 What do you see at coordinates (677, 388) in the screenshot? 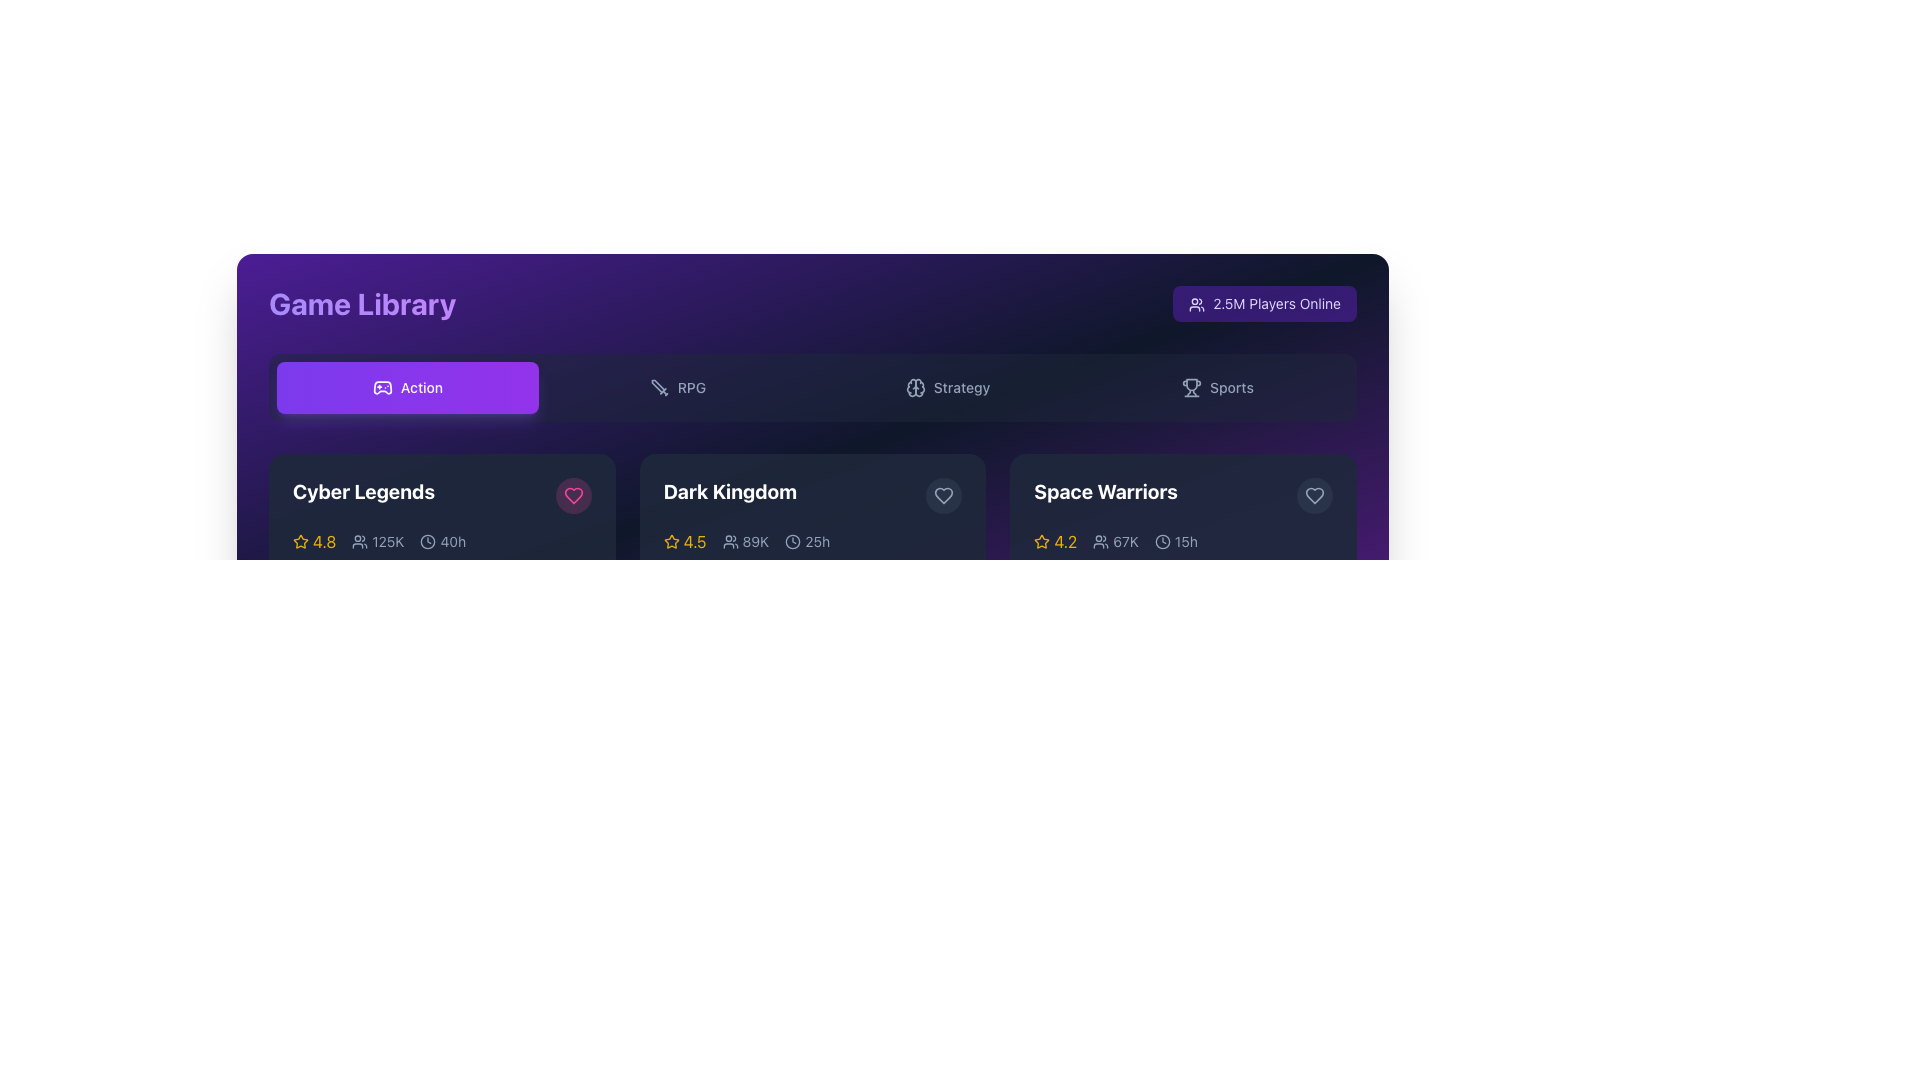
I see `the RPG category selector button located in the second slot of the horizontal row, positioned between the 'Action' and 'Strategy' buttons` at bounding box center [677, 388].